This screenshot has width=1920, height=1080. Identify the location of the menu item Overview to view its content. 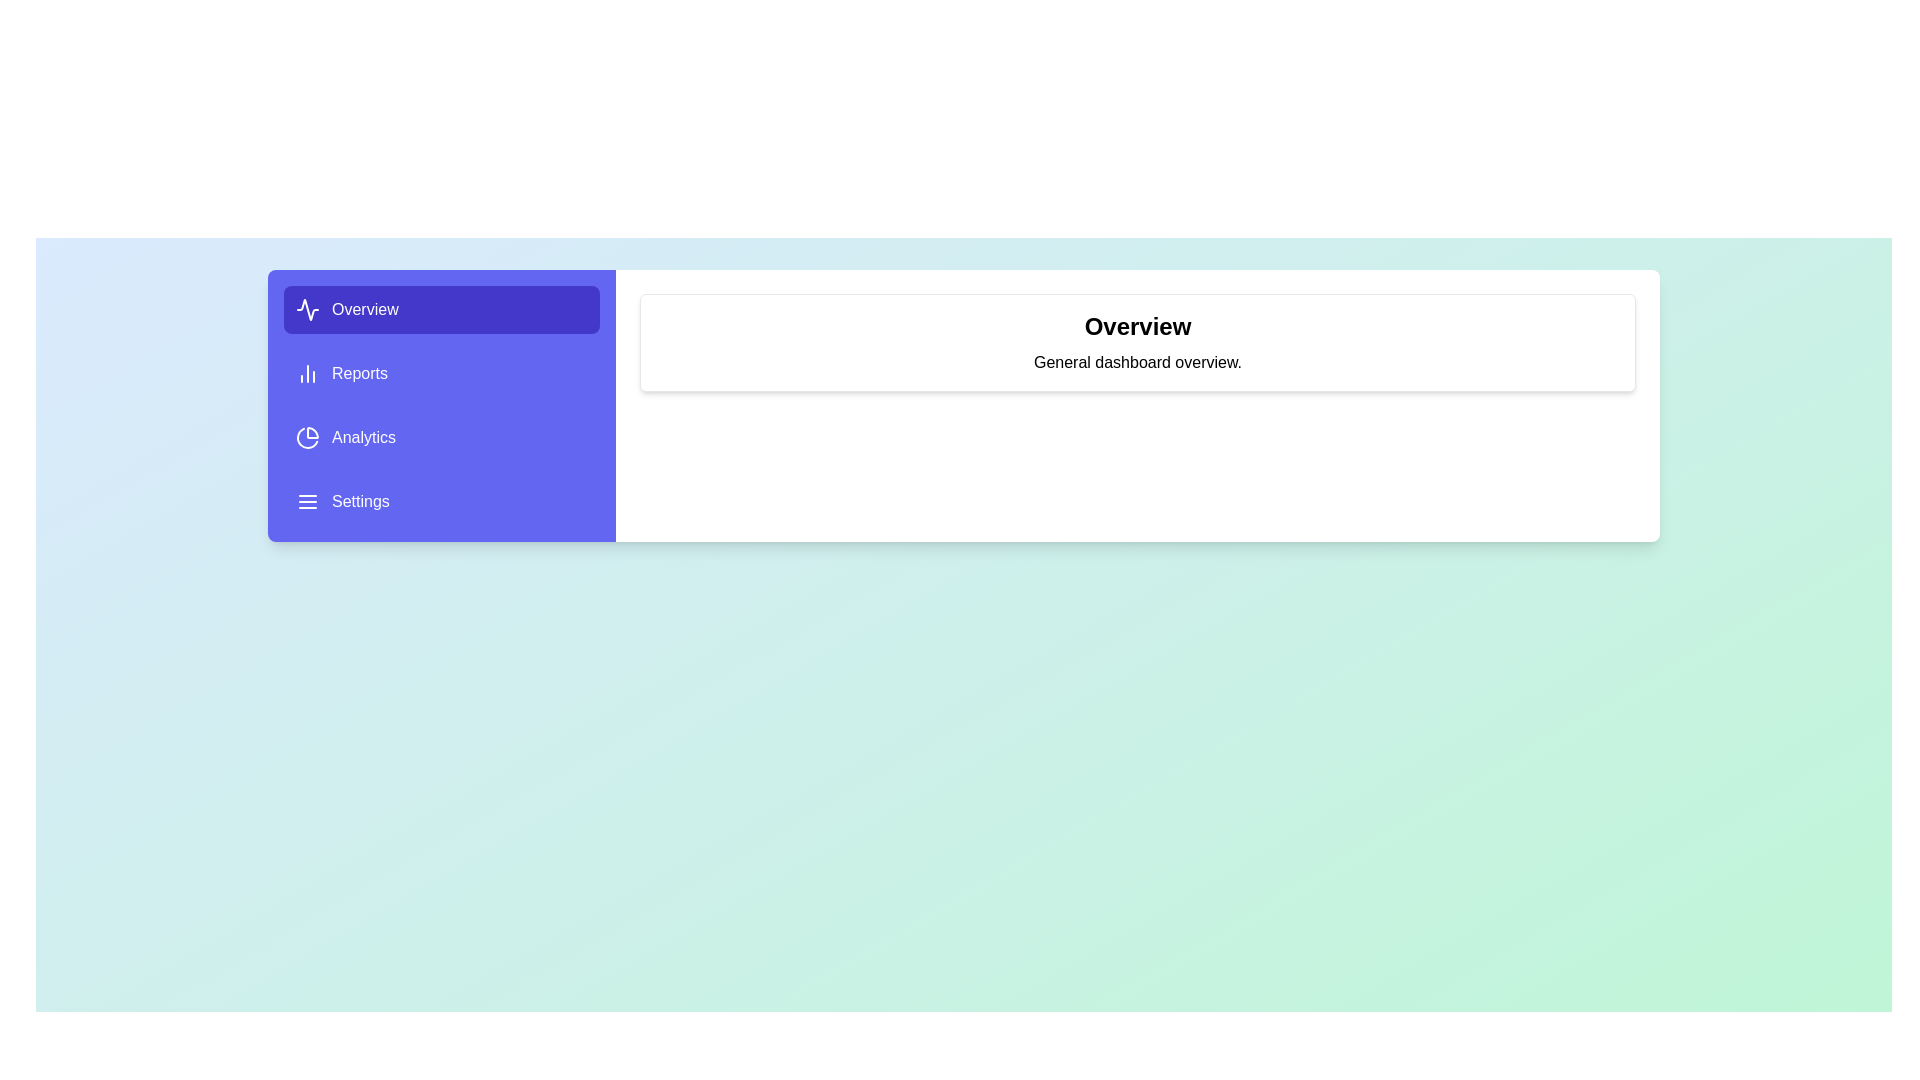
(440, 309).